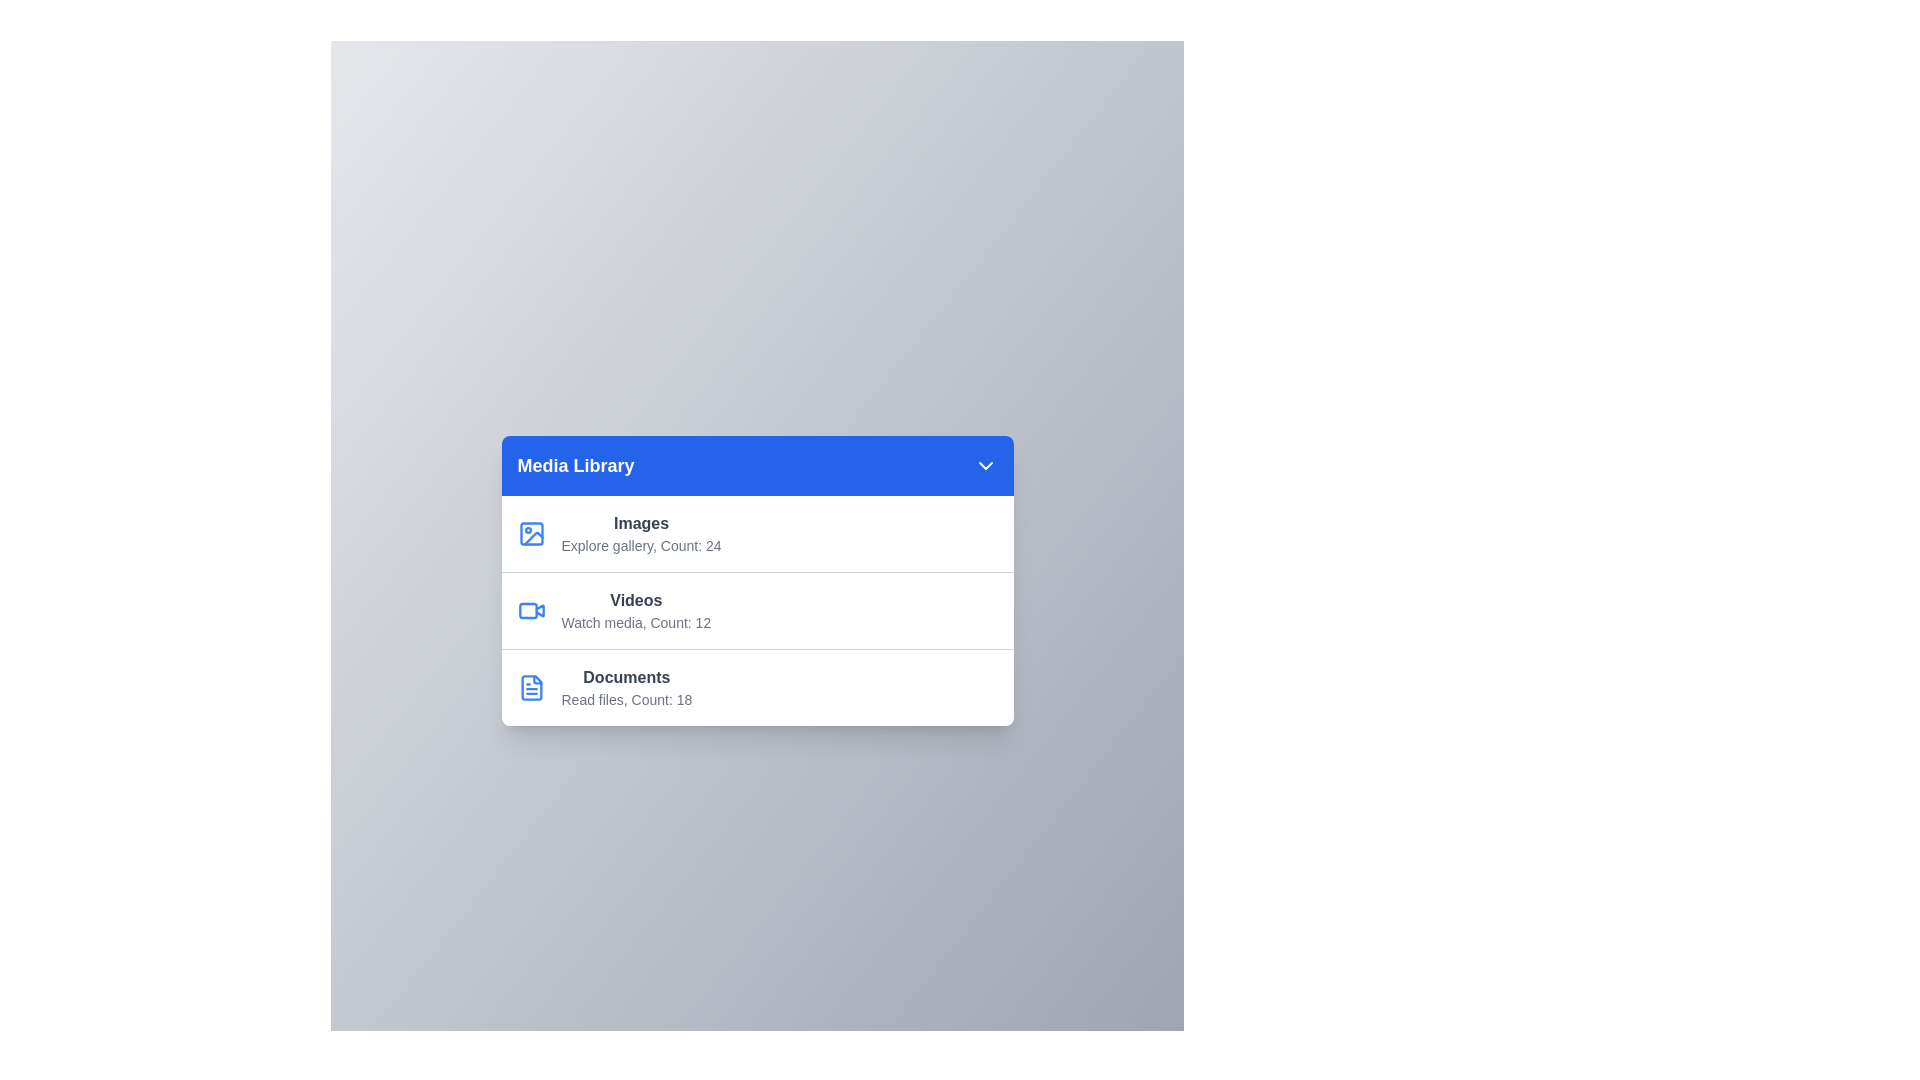 The image size is (1920, 1080). I want to click on the media item Images from the menu, so click(756, 532).